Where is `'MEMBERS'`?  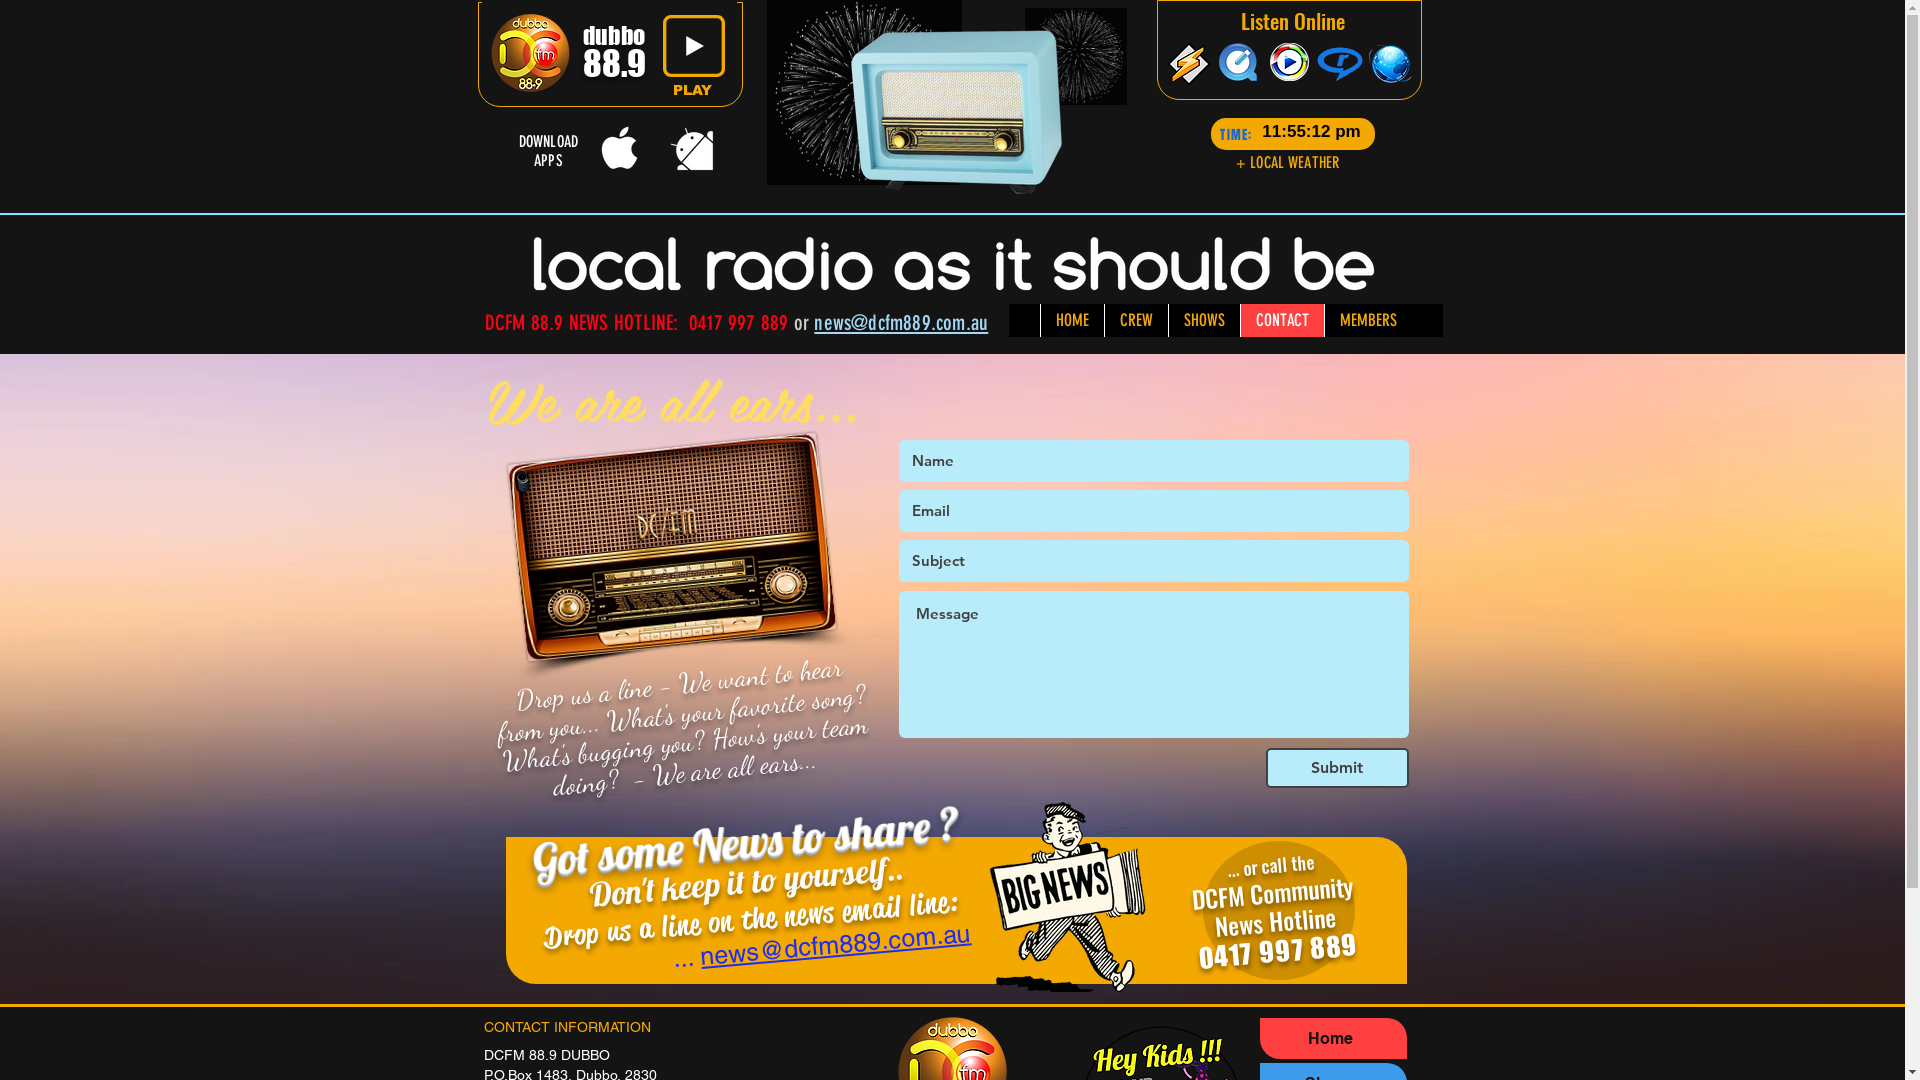 'MEMBERS' is located at coordinates (1367, 319).